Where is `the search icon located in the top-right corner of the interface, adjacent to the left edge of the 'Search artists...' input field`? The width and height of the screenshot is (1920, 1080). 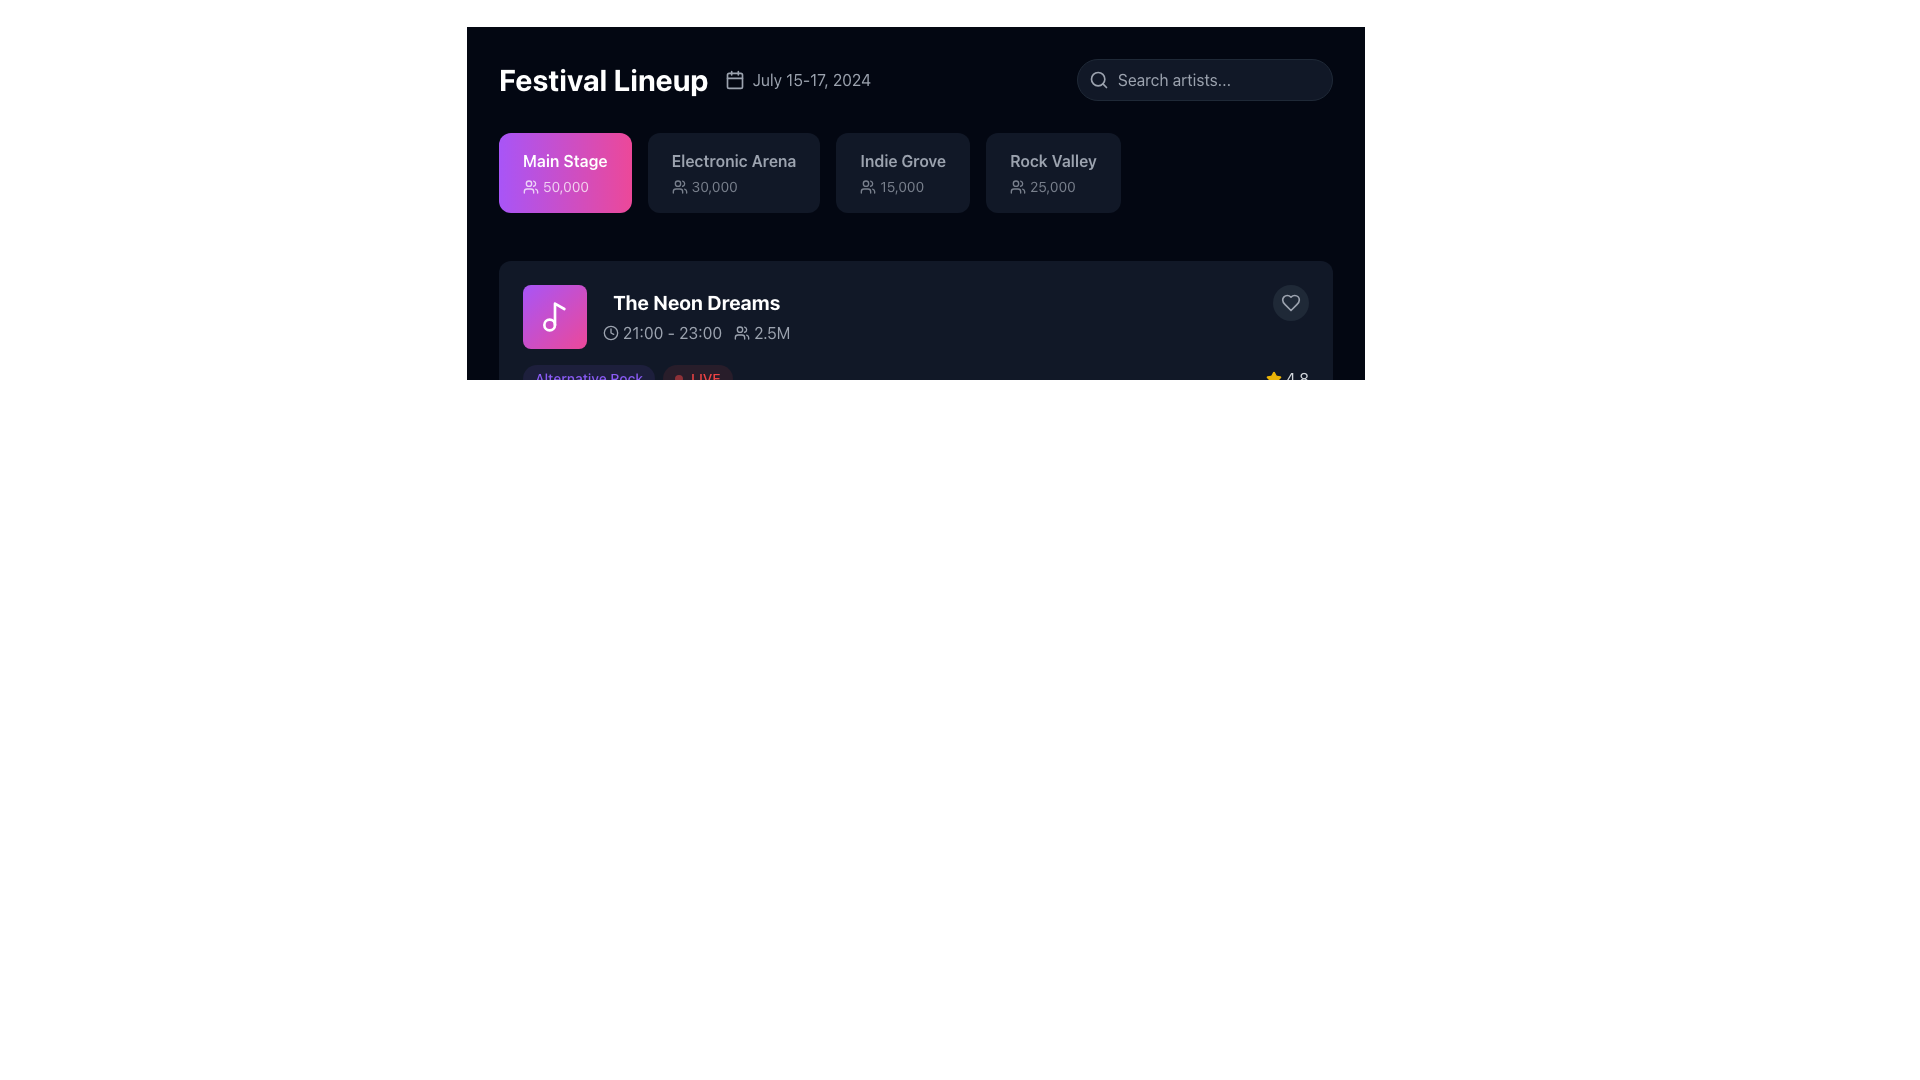
the search icon located in the top-right corner of the interface, adjacent to the left edge of the 'Search artists...' input field is located at coordinates (1098, 79).